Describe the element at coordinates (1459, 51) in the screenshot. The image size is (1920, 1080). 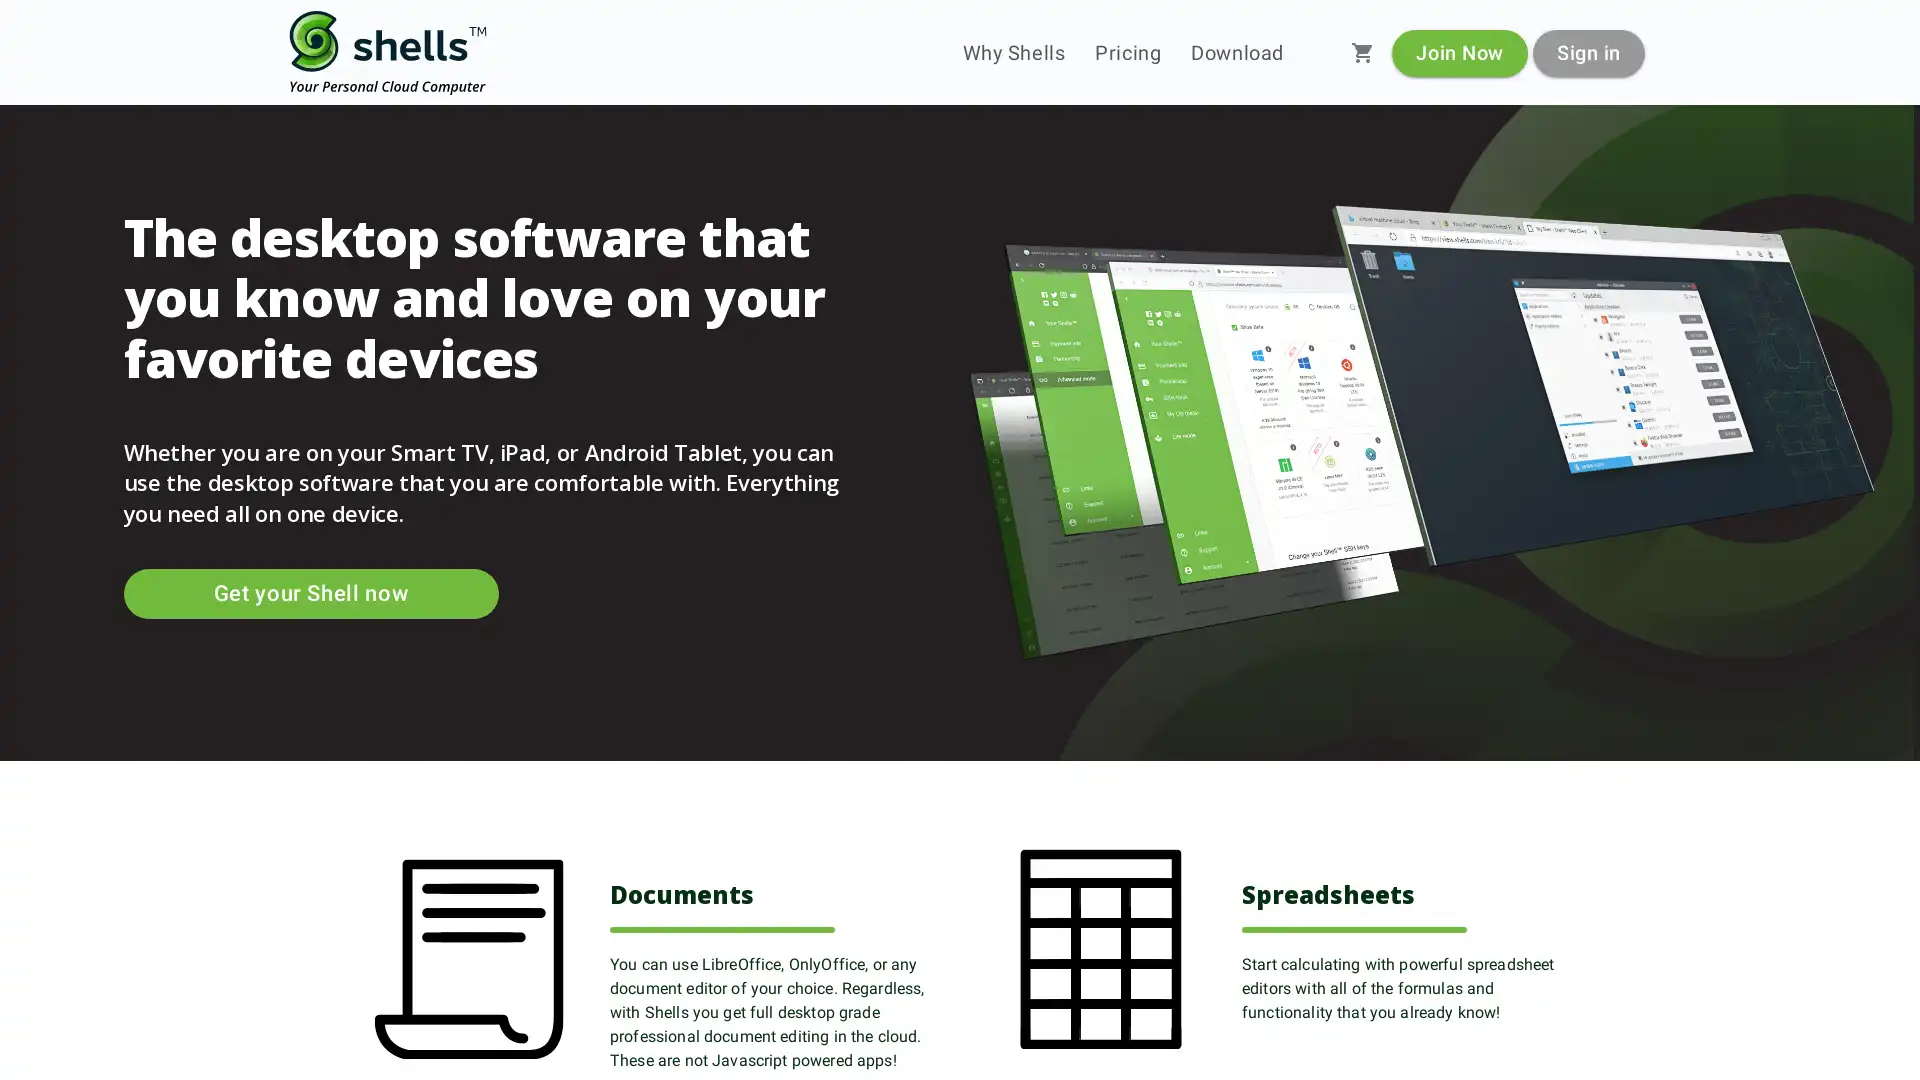
I see `Join Now` at that location.